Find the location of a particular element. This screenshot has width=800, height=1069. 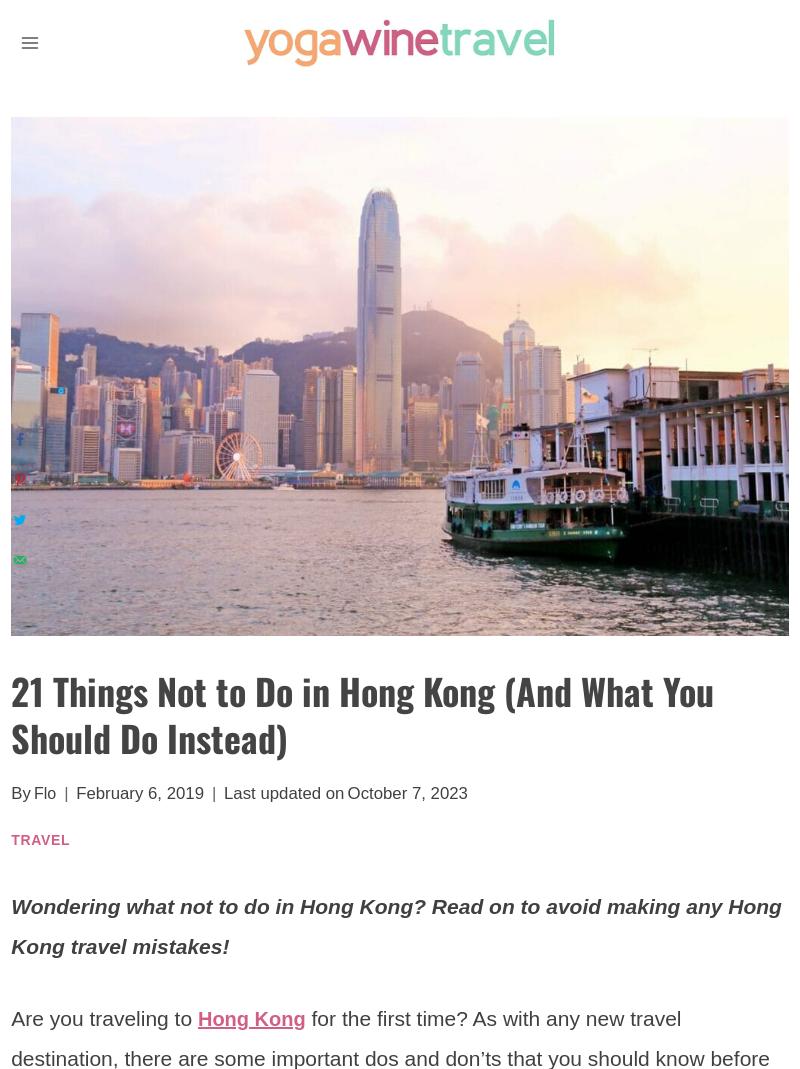

'By' is located at coordinates (11, 793).